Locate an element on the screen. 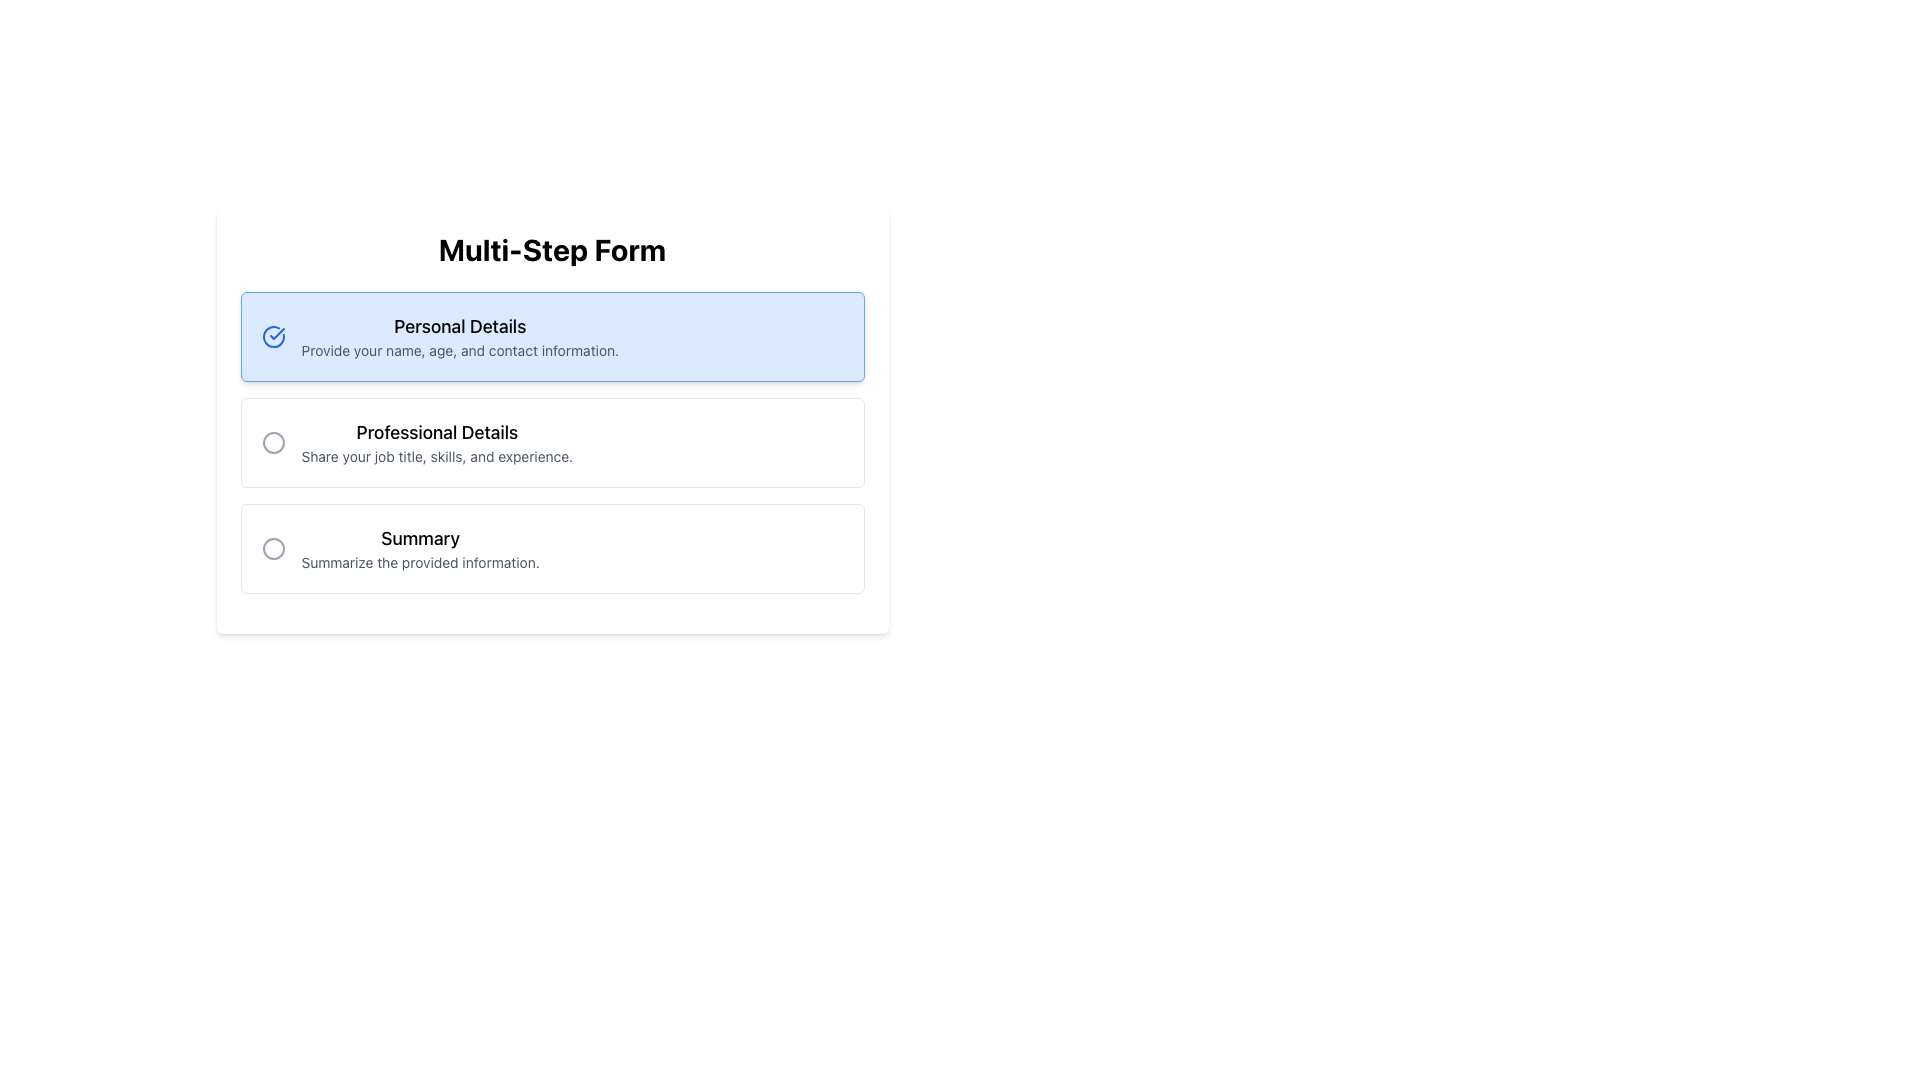 The image size is (1920, 1080). the inner circle of the second option in the vertical list of steps, which is styled in gray and located to the left of the label 'Professional Details' is located at coordinates (272, 442).